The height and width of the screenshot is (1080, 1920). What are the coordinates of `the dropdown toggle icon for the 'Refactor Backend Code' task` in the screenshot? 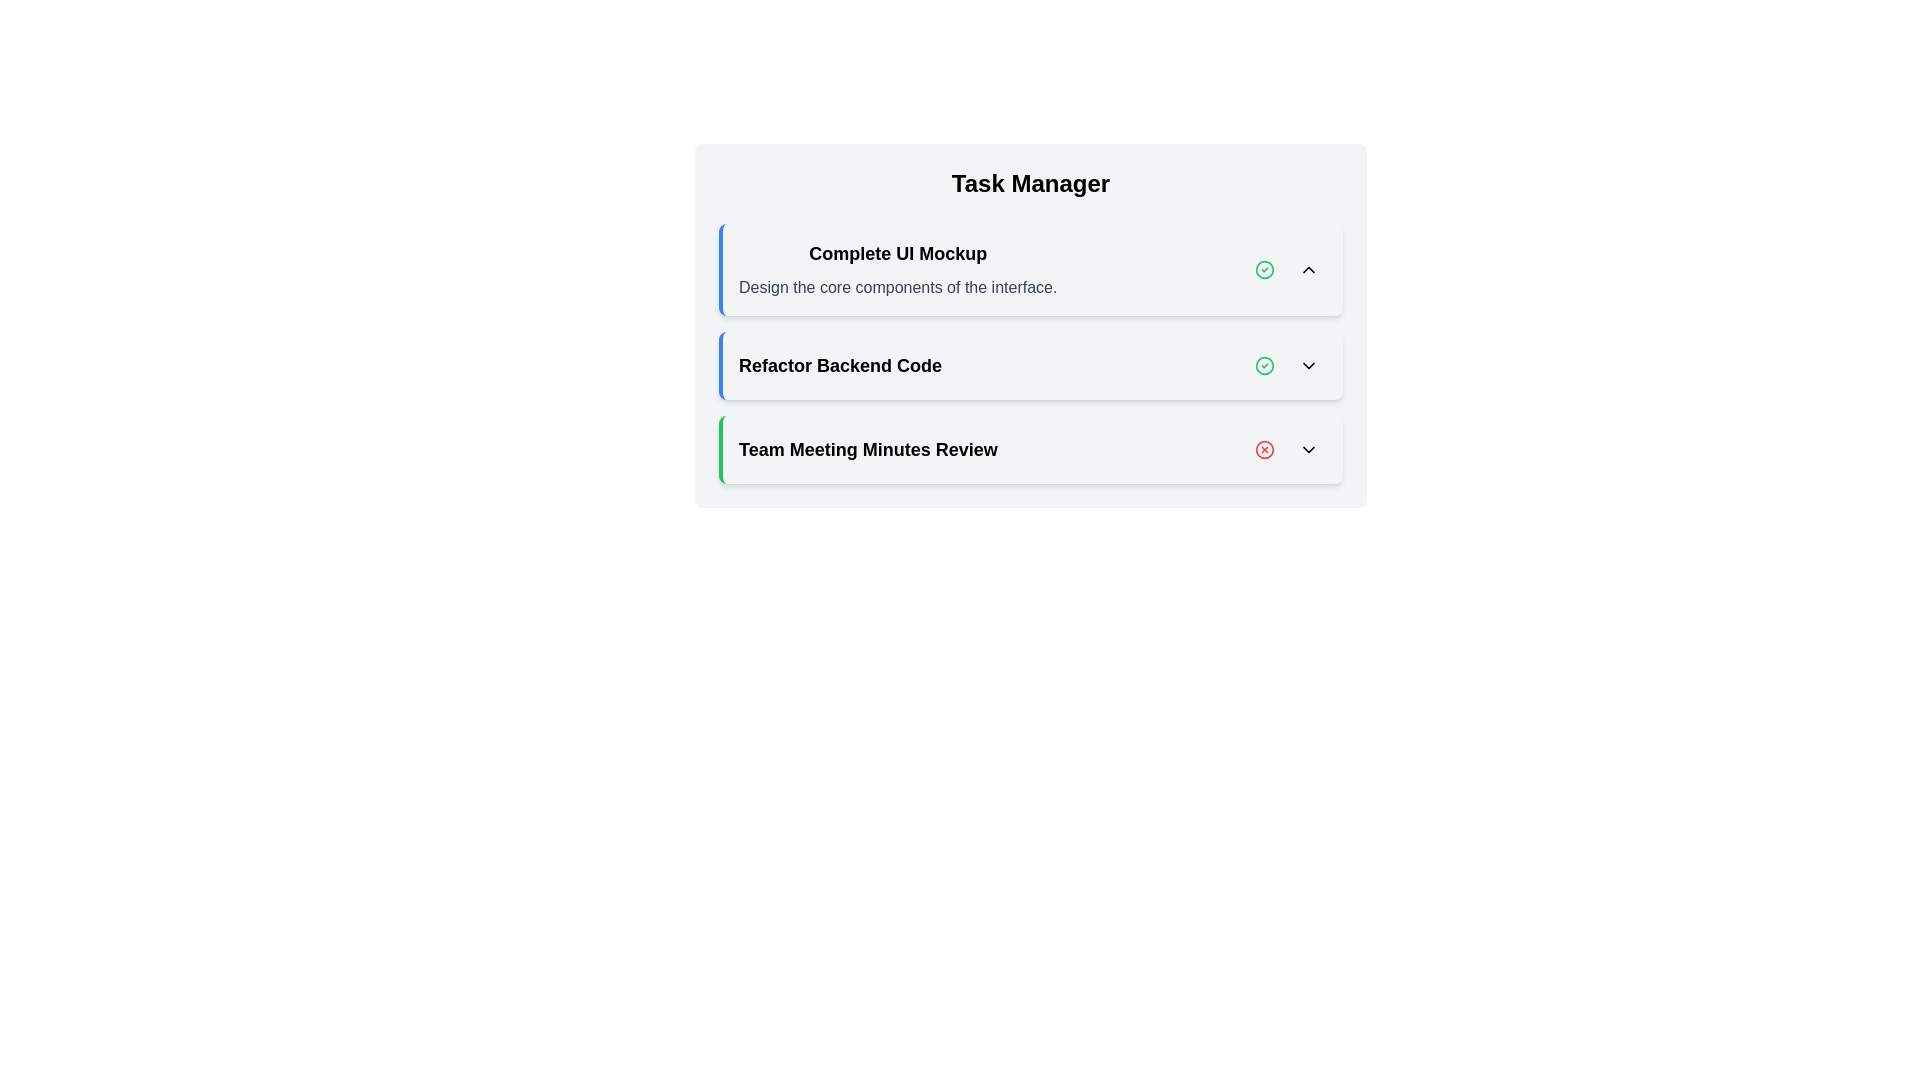 It's located at (1309, 366).